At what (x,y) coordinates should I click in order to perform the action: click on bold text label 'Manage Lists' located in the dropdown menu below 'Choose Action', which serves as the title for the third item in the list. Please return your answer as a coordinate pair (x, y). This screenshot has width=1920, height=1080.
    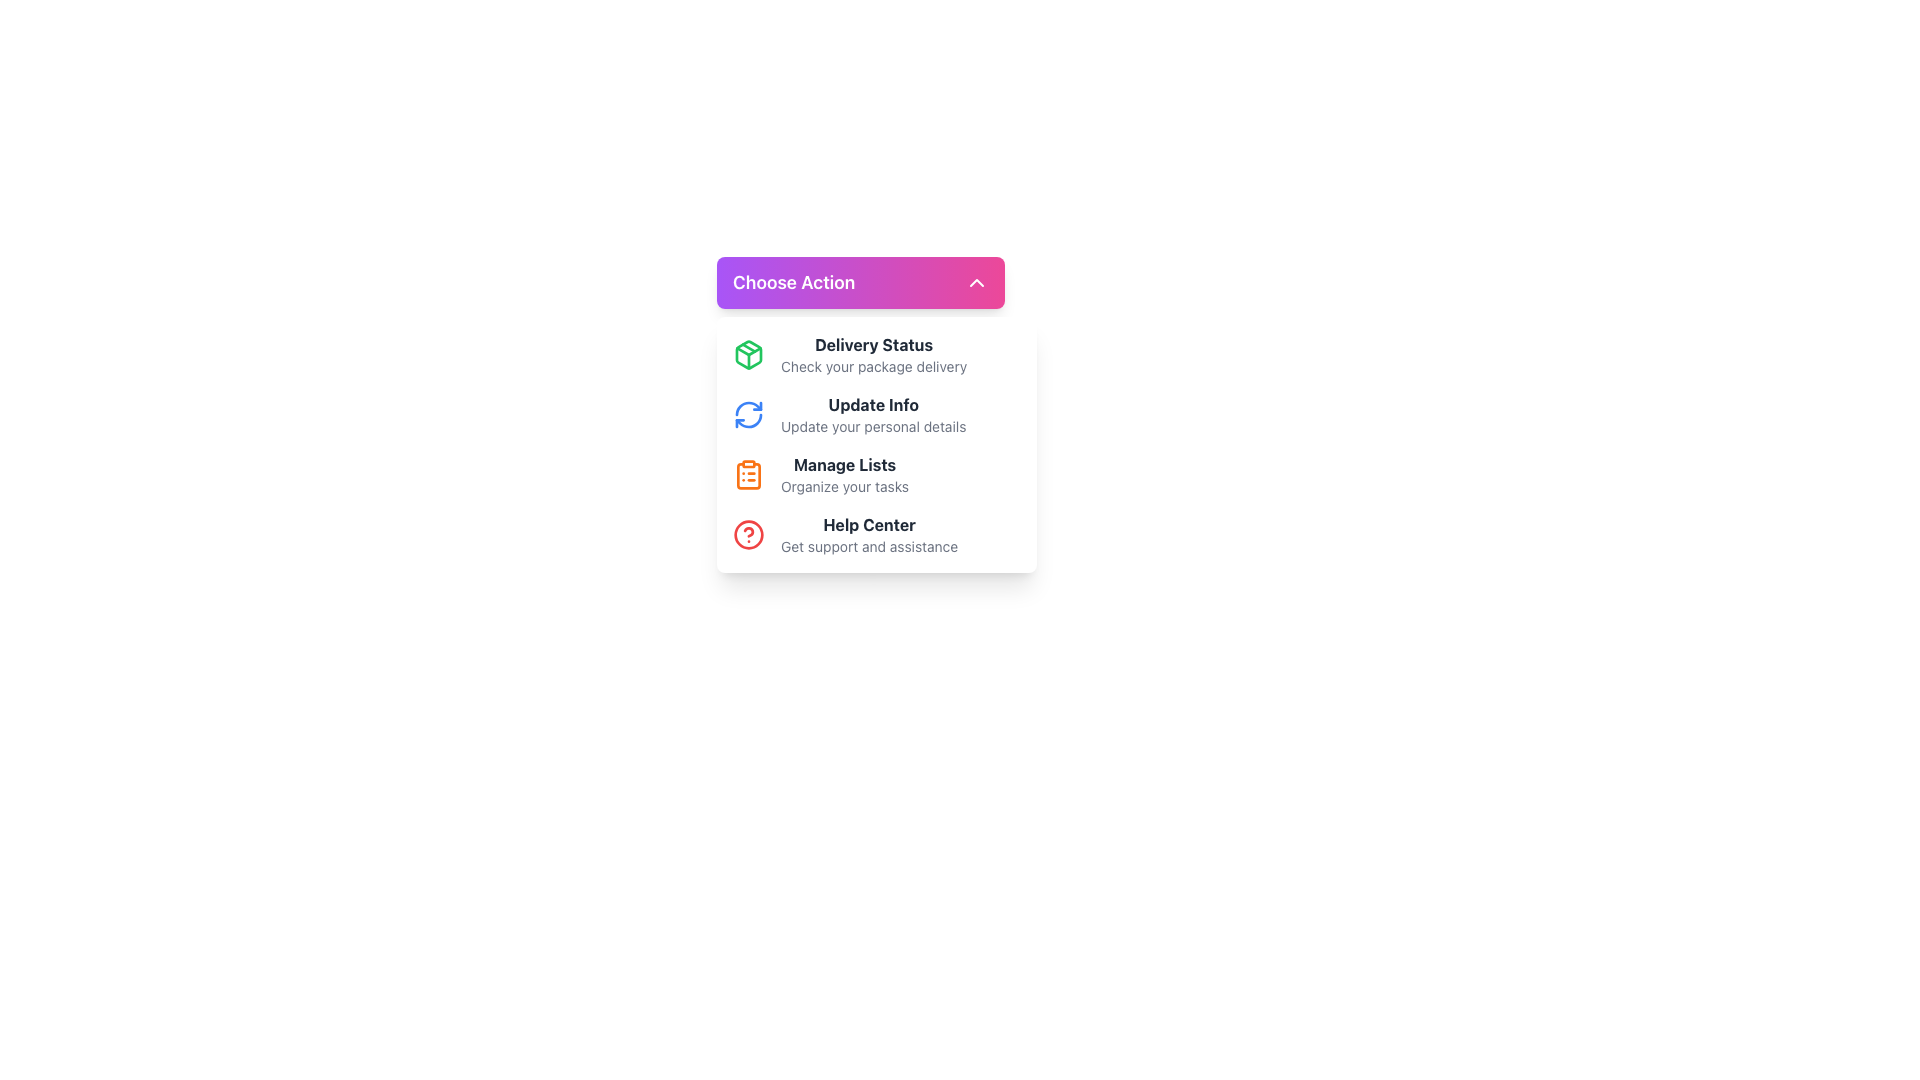
    Looking at the image, I should click on (844, 465).